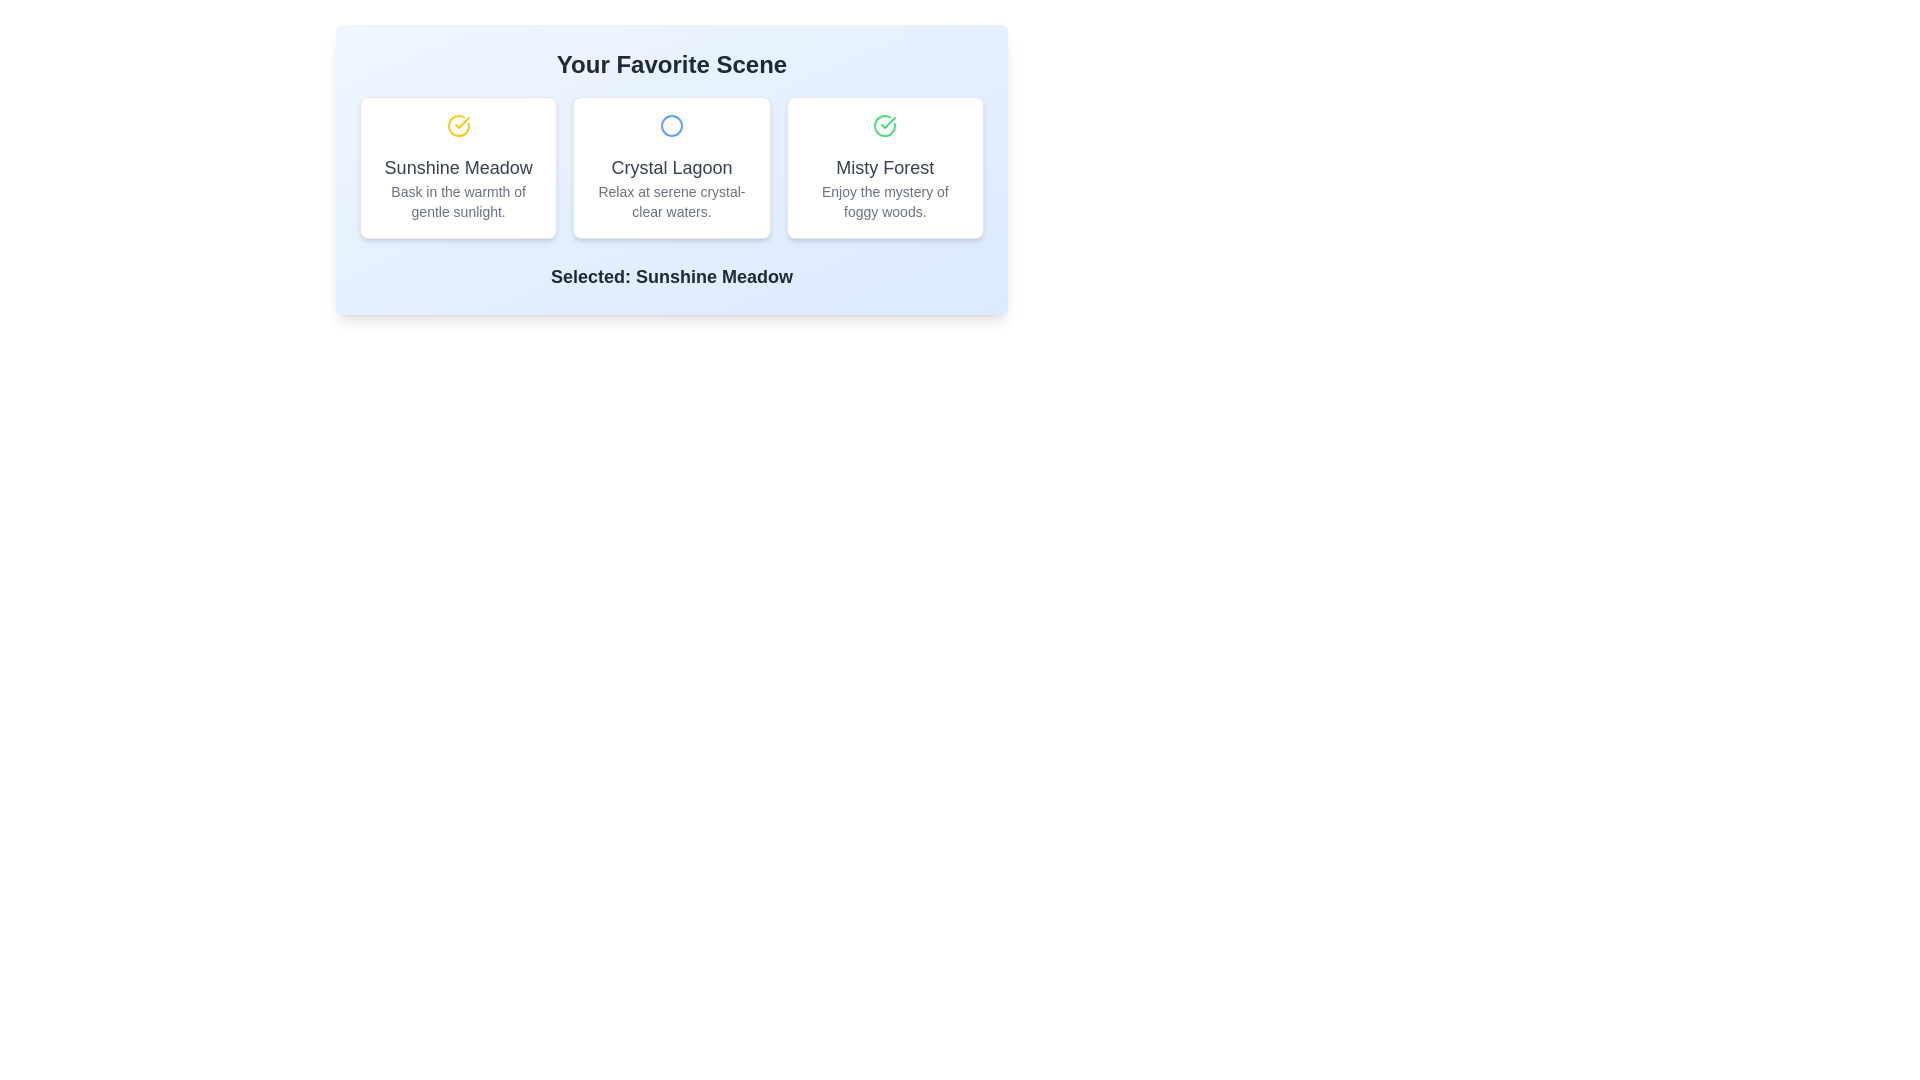  What do you see at coordinates (884, 167) in the screenshot?
I see `the 'Misty Forest' selectable card, which is the third card in a horizontally aligned grid of three cards` at bounding box center [884, 167].